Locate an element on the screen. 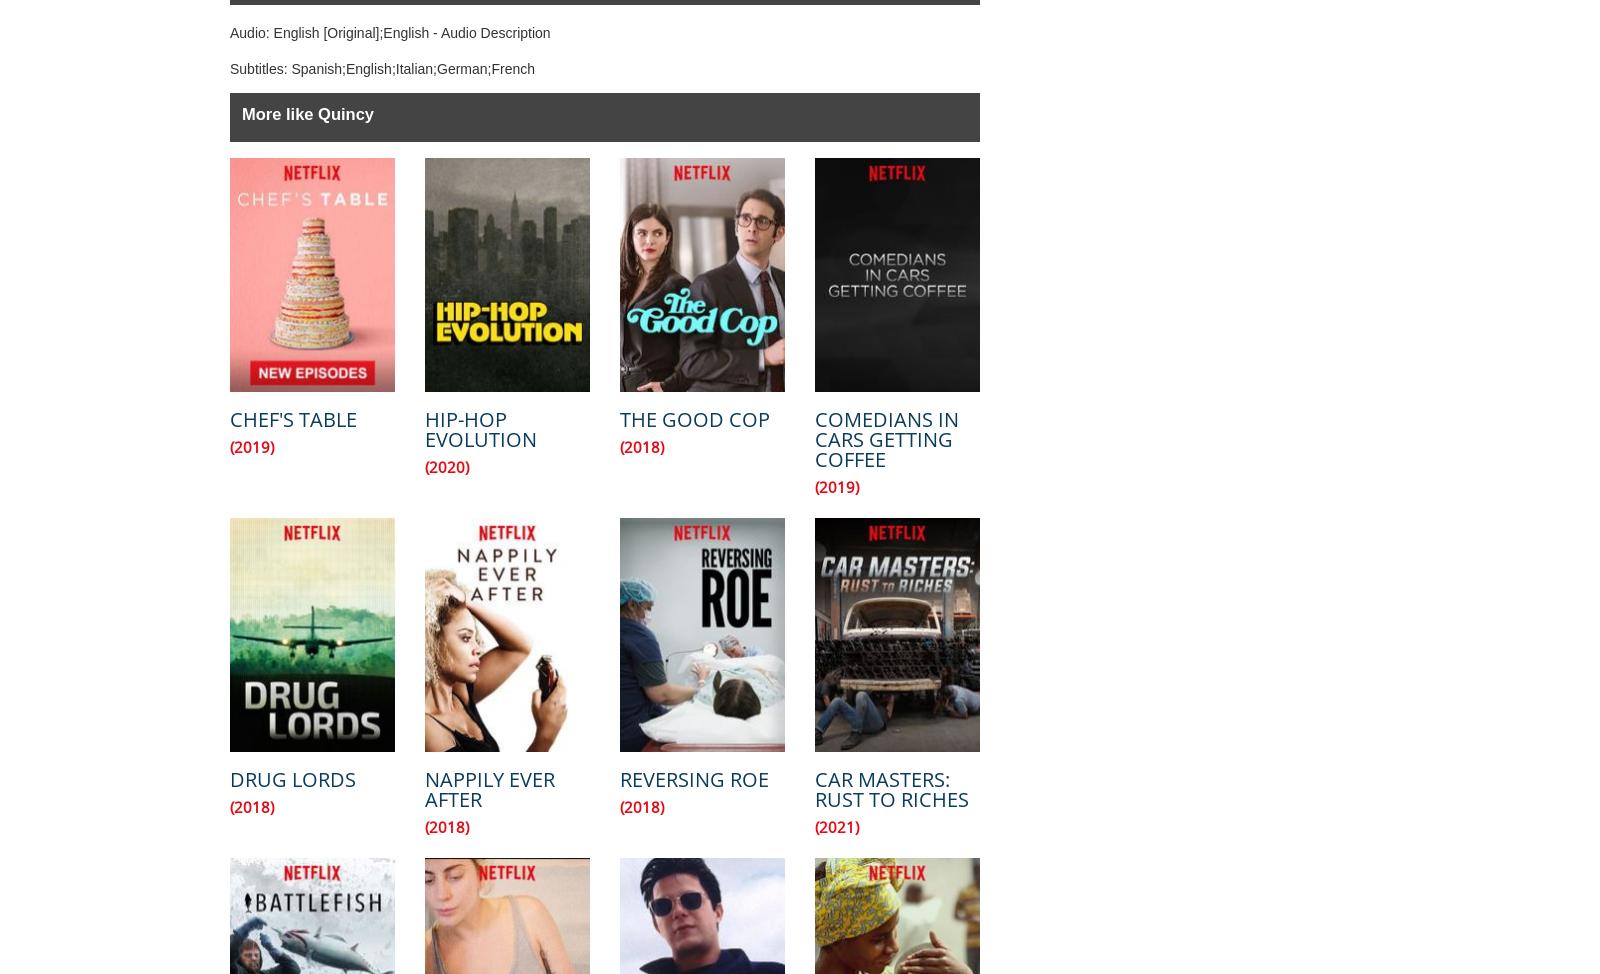  'Drug Lords' is located at coordinates (229, 778).